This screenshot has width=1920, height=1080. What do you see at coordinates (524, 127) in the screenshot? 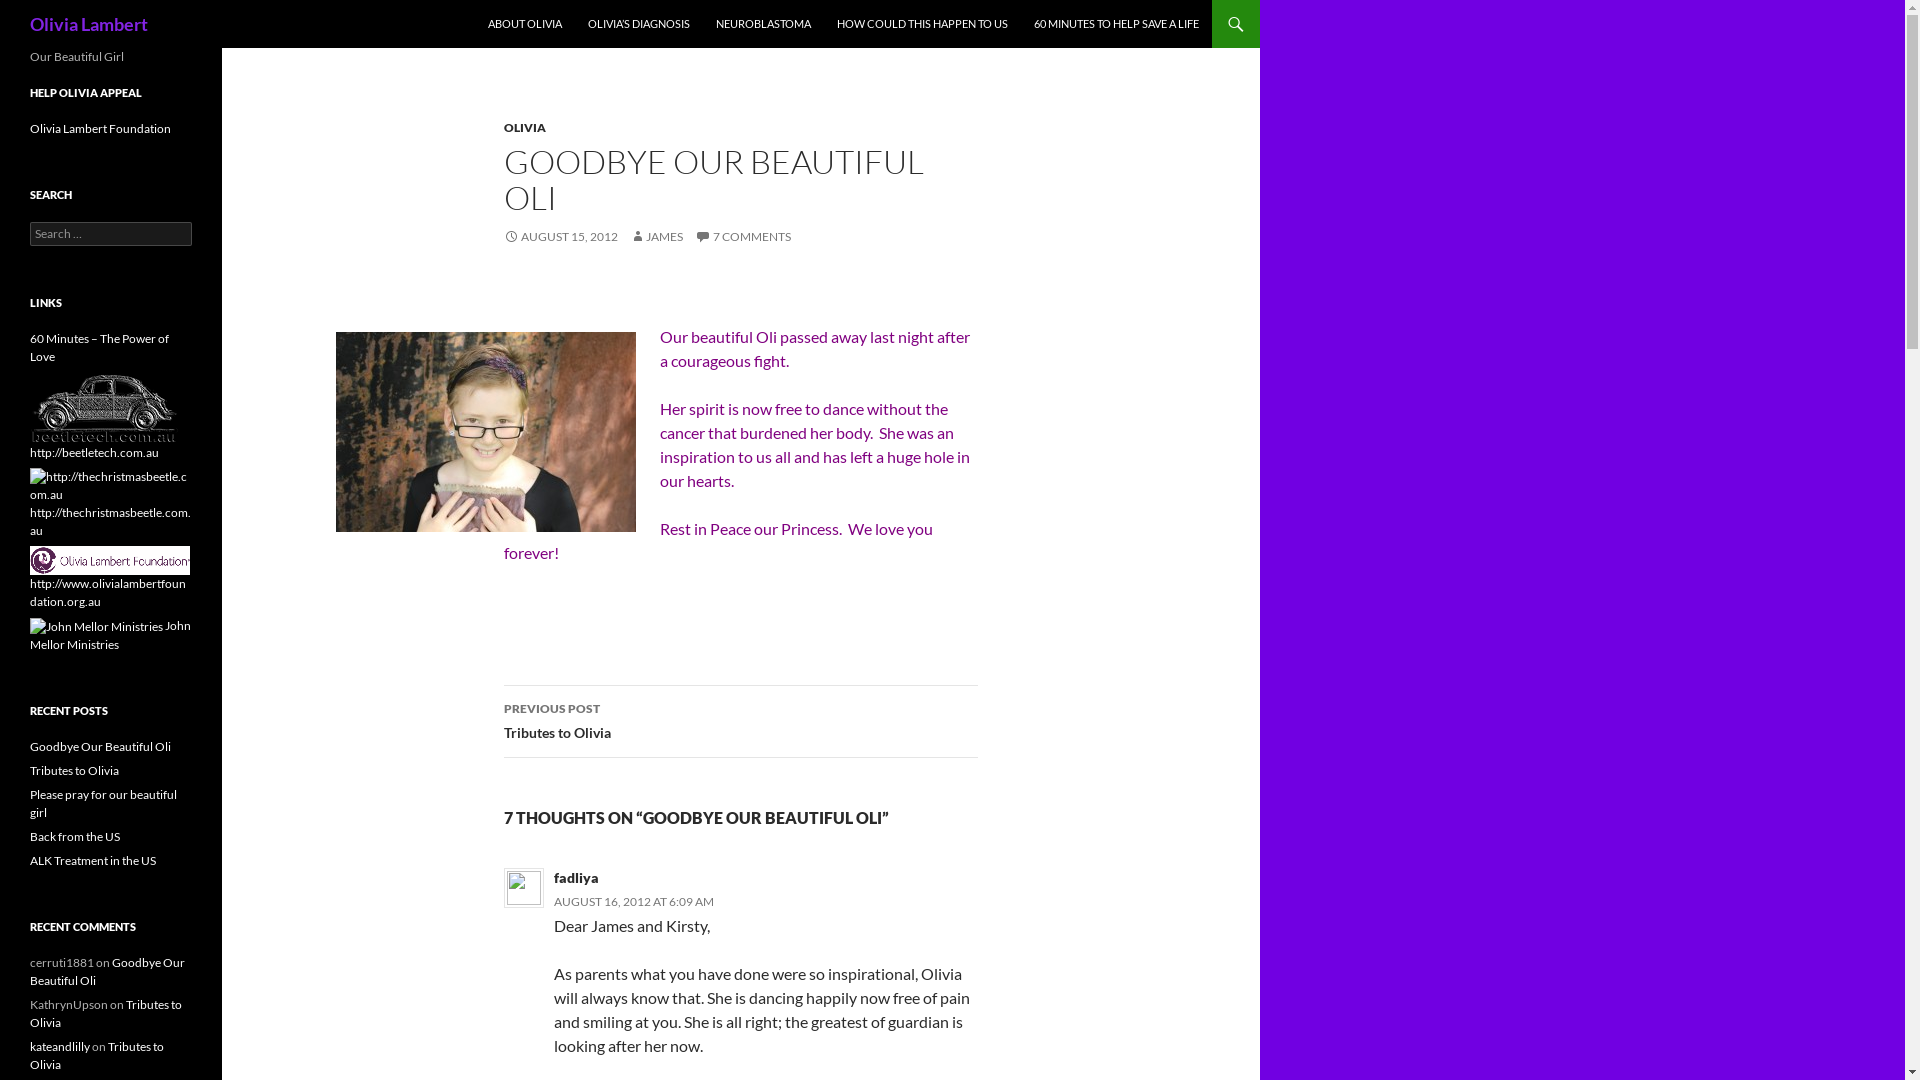
I see `'OLIVIA'` at bounding box center [524, 127].